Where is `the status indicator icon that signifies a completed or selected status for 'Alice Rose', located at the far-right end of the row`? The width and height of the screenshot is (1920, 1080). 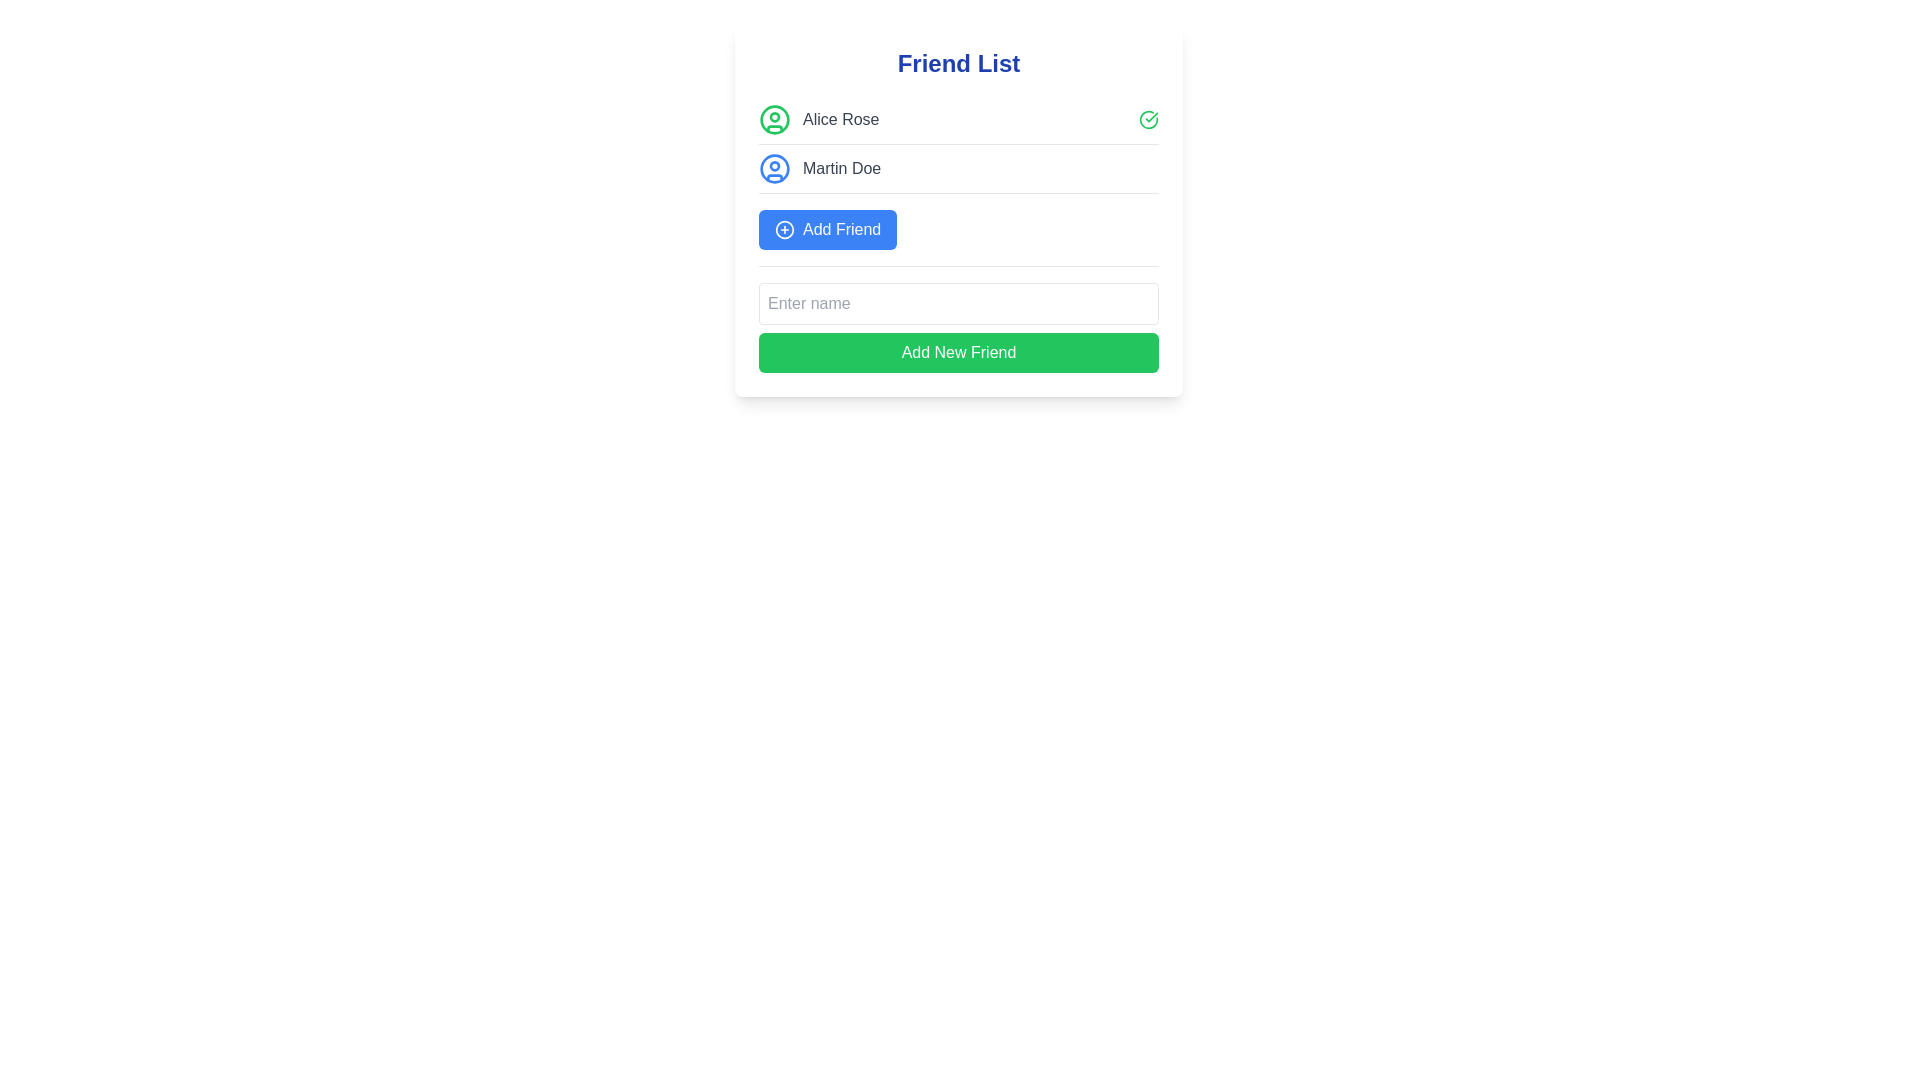 the status indicator icon that signifies a completed or selected status for 'Alice Rose', located at the far-right end of the row is located at coordinates (1148, 119).